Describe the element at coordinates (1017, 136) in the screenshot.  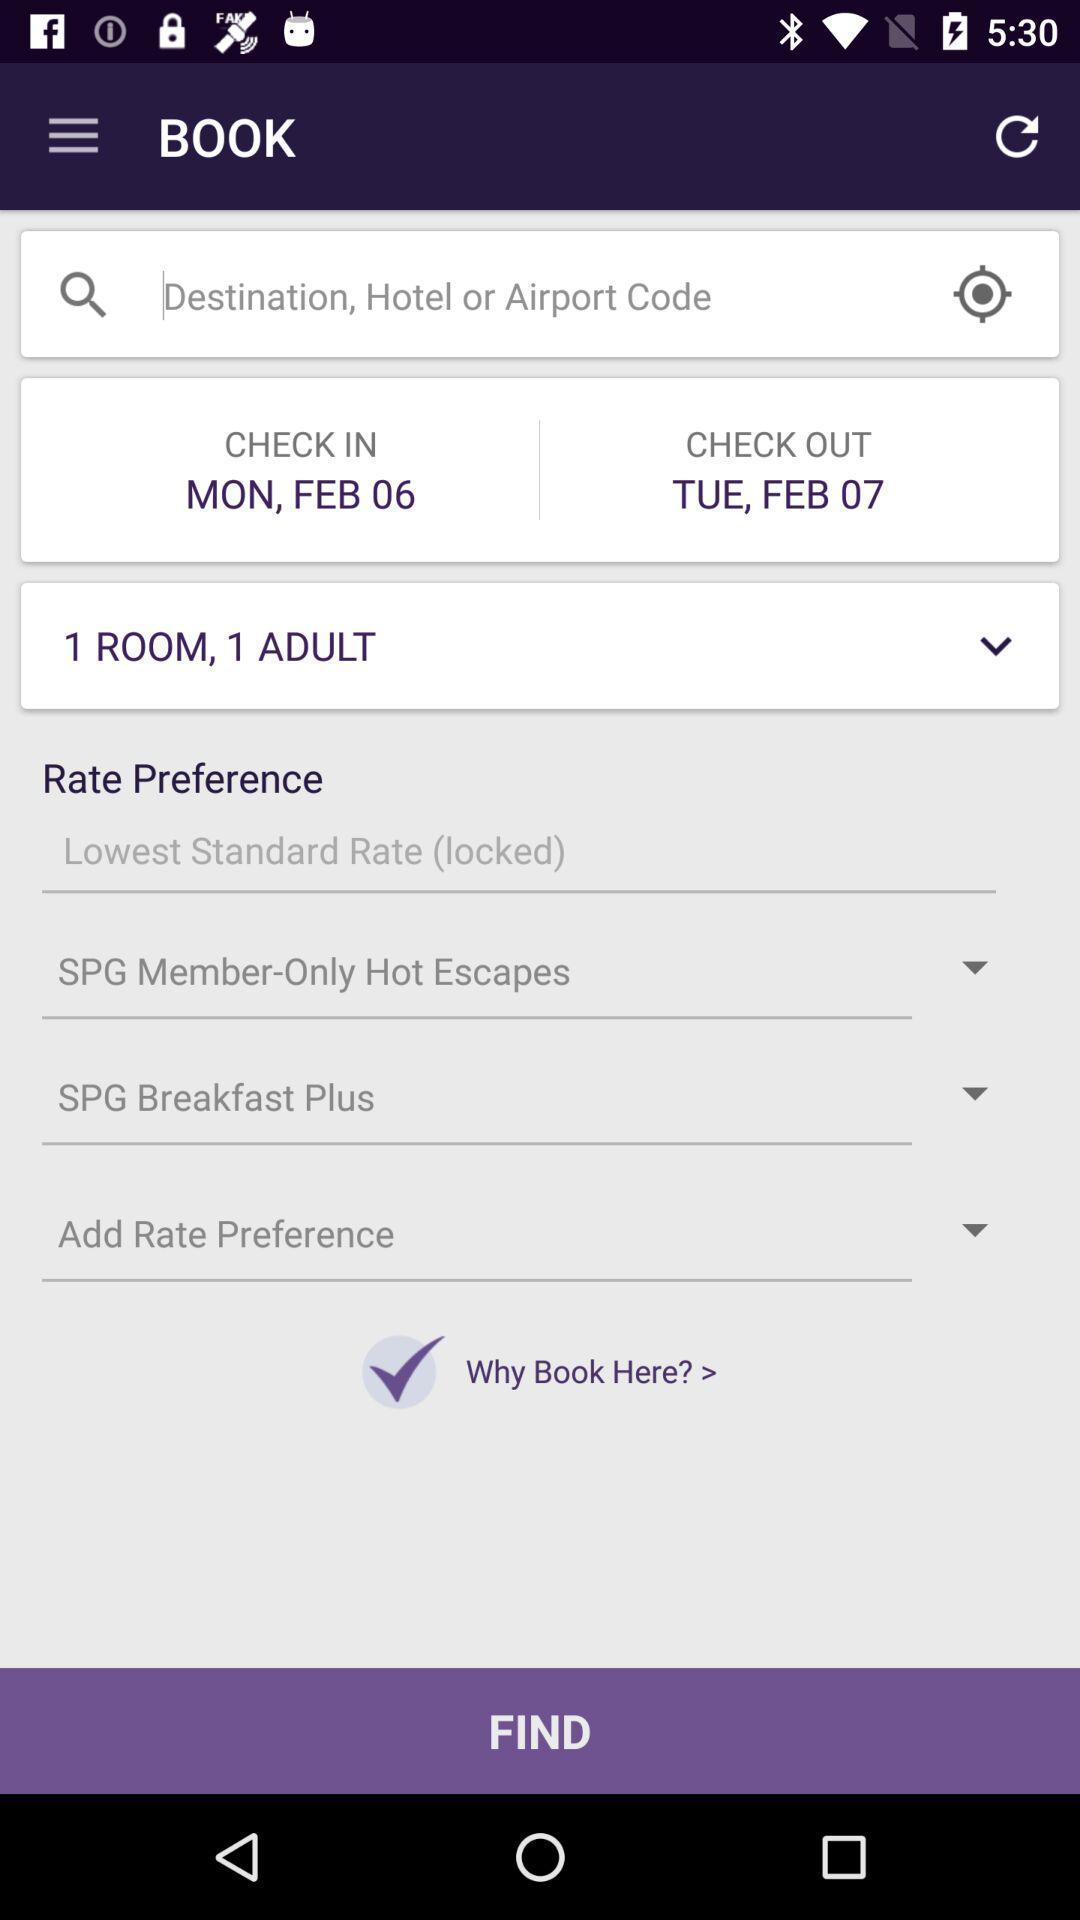
I see `reload` at that location.